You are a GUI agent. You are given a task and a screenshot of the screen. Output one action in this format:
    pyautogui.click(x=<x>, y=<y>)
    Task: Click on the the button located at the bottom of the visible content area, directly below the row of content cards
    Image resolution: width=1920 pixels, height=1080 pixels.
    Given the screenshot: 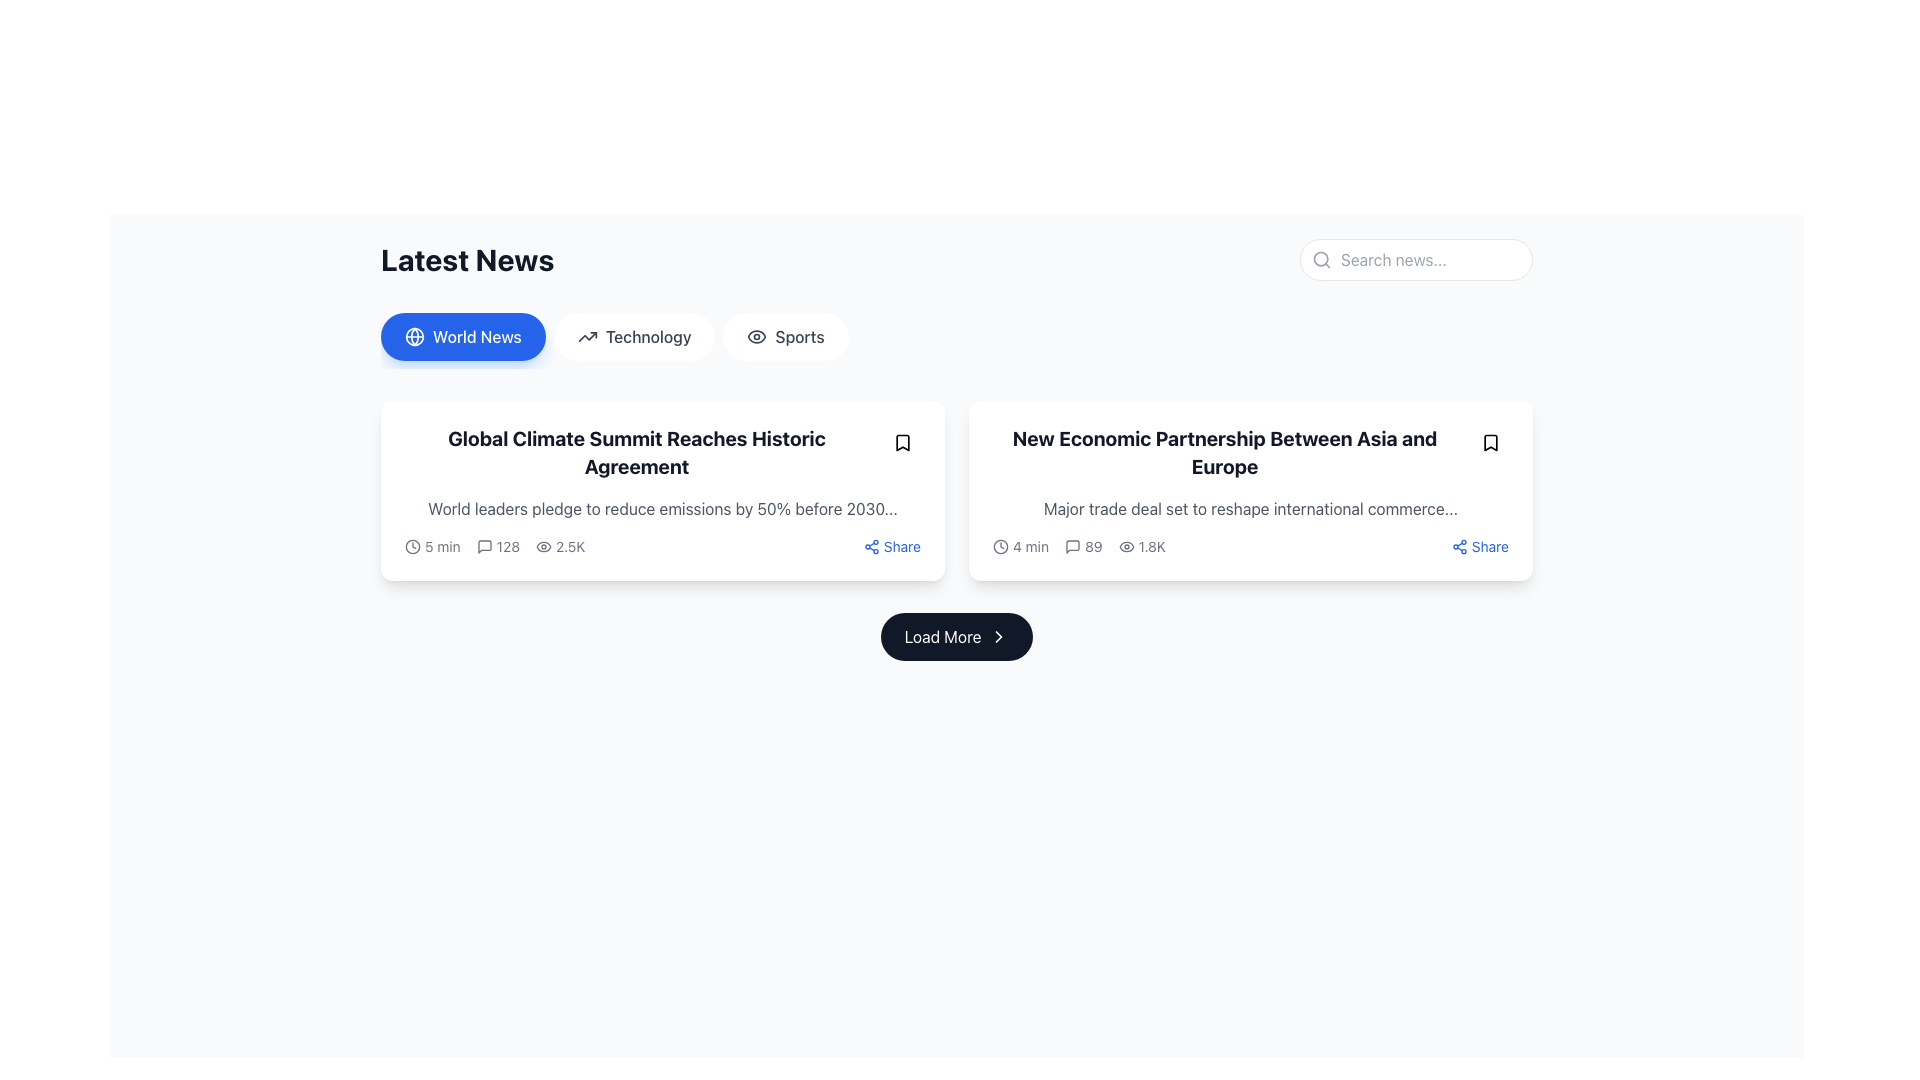 What is the action you would take?
    pyautogui.click(x=955, y=636)
    